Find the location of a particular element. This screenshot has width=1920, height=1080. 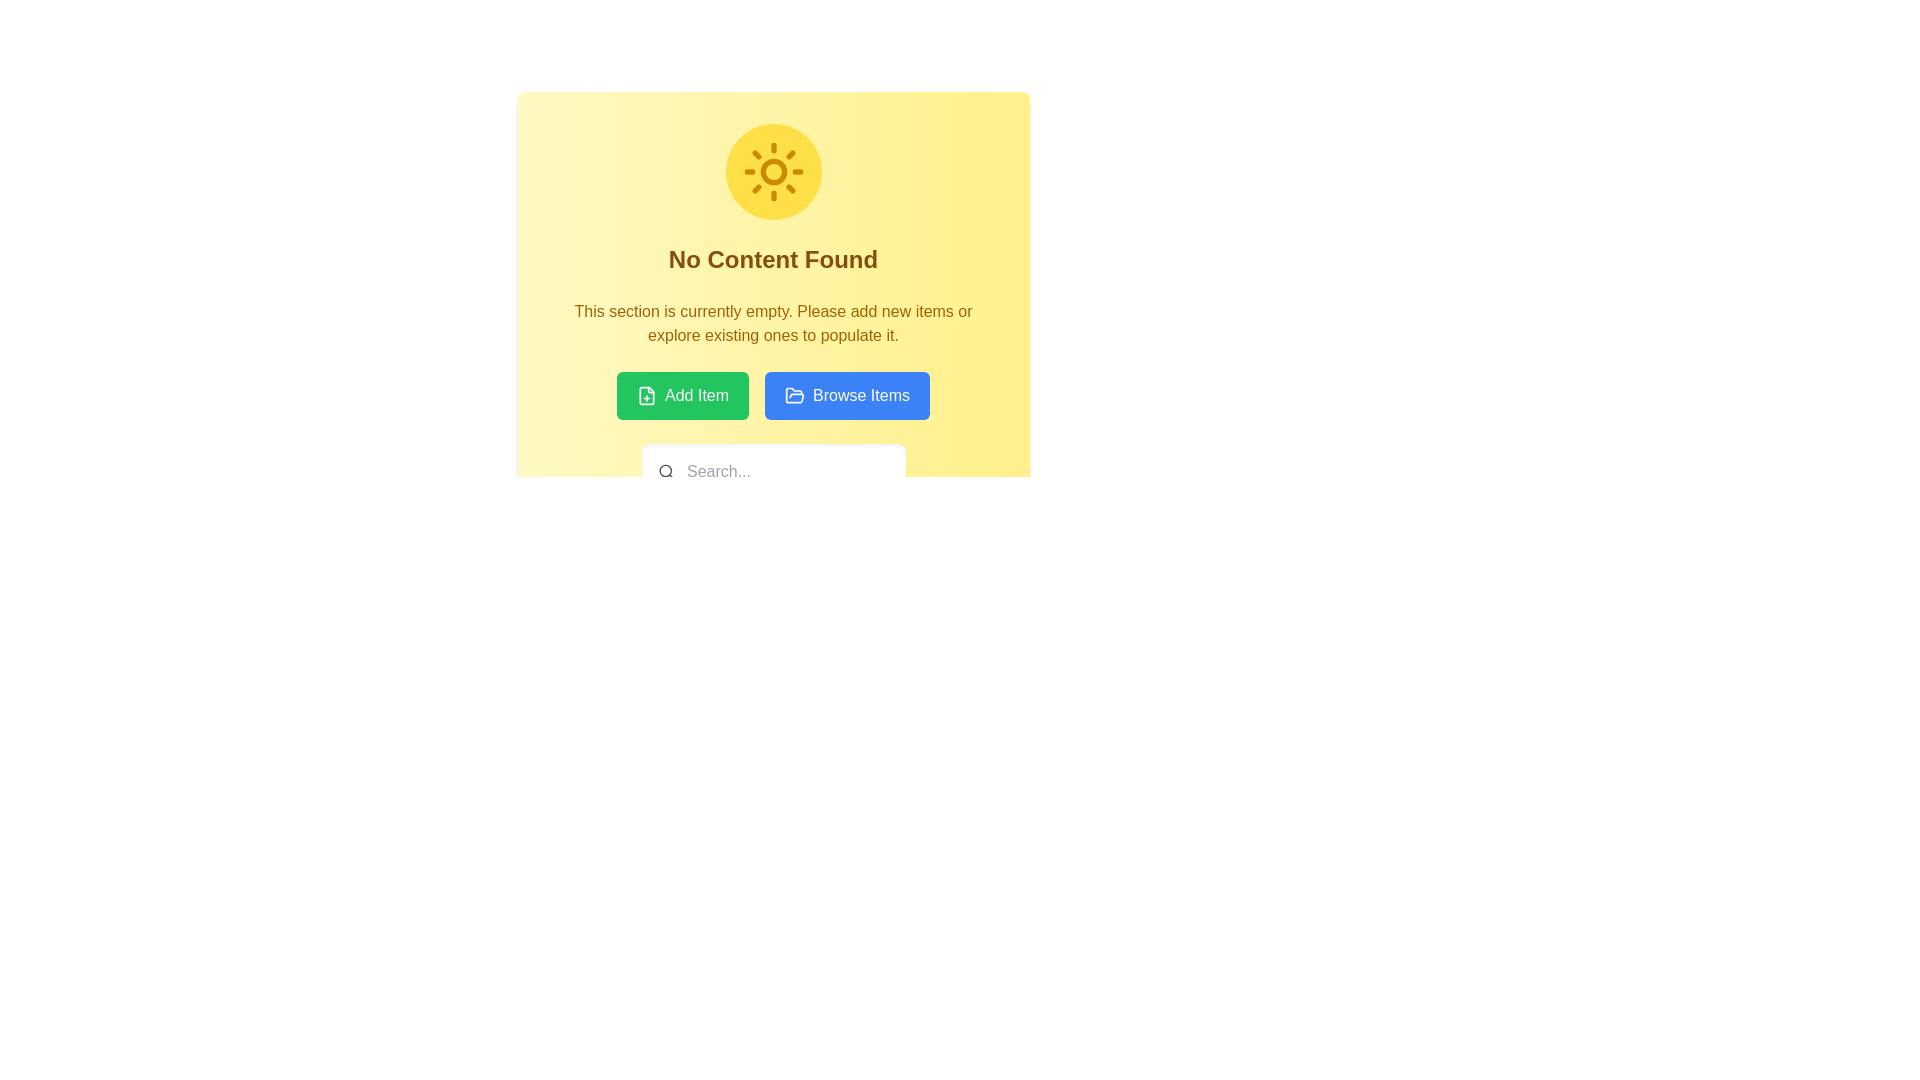

the decorative icon positioned in the upper-center of the panel with a gradient yellow background, directly above the heading 'No Content Found' is located at coordinates (772, 171).